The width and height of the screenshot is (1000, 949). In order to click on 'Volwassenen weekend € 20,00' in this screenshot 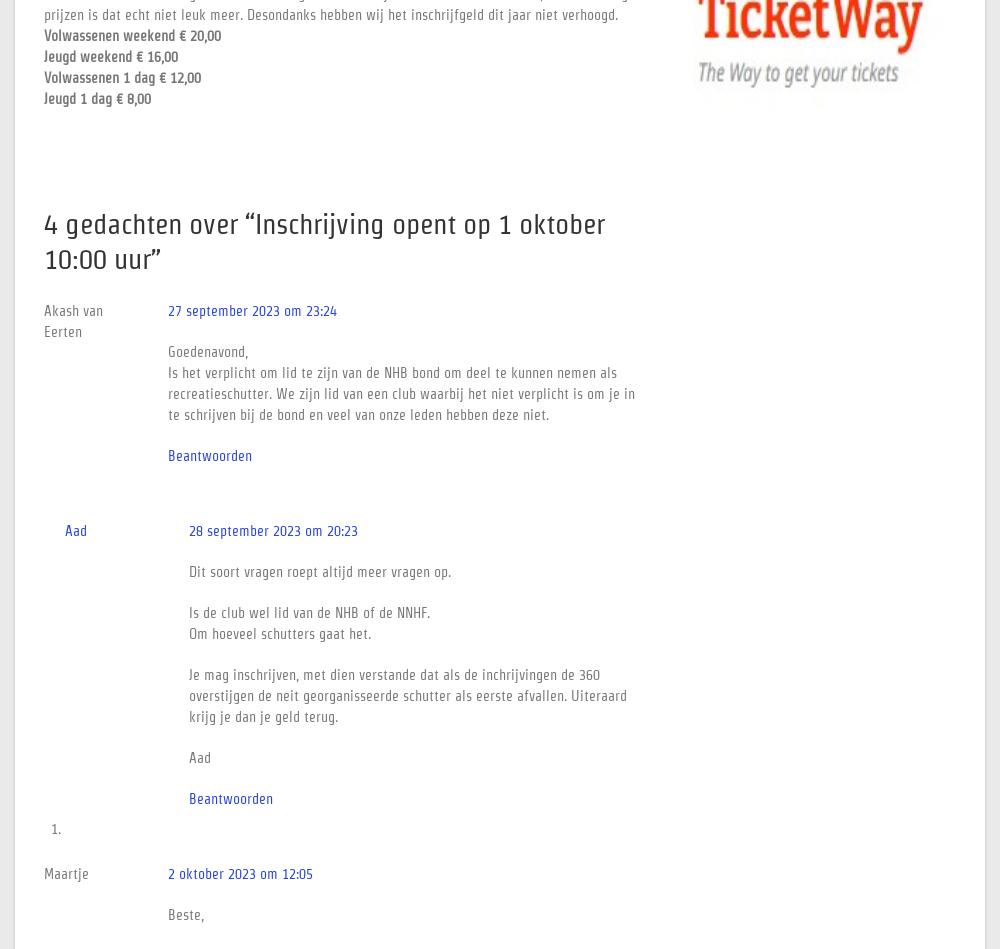, I will do `click(132, 35)`.